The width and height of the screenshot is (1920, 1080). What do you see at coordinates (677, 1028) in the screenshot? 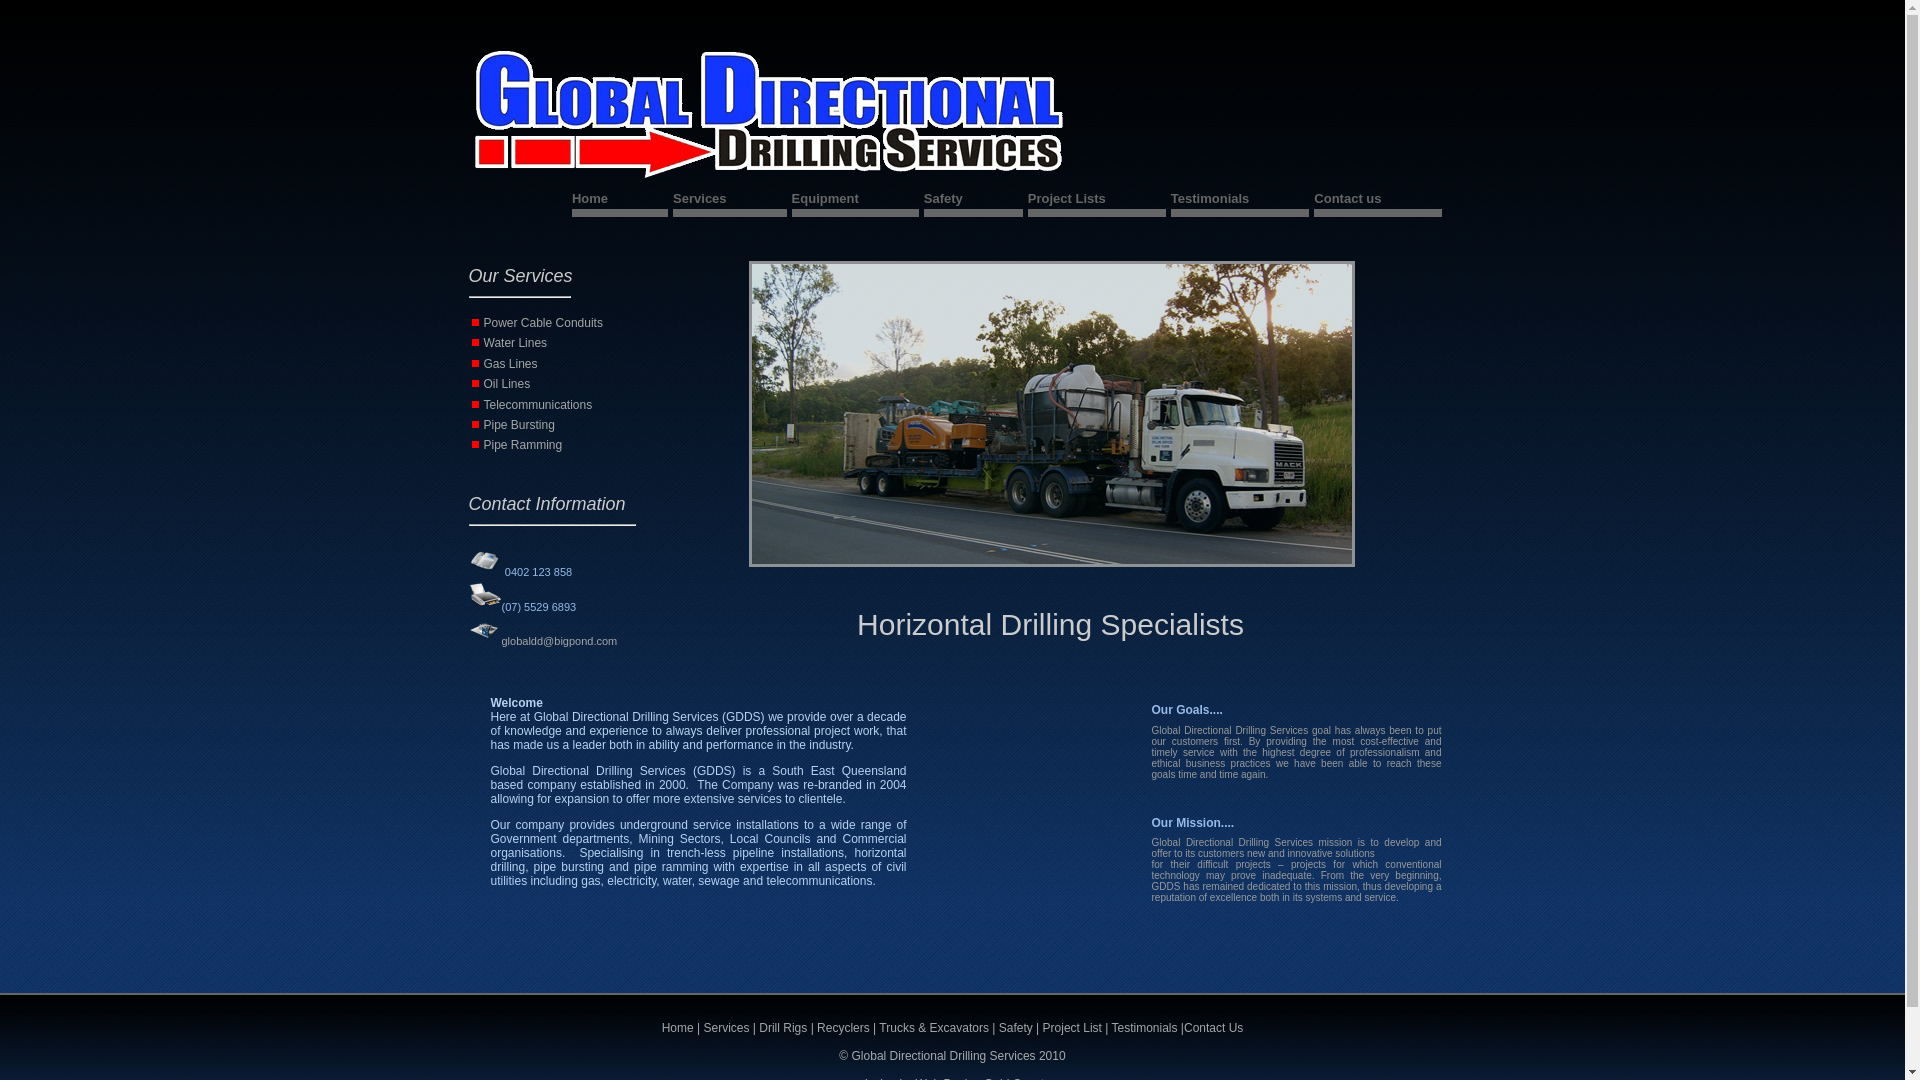
I see `'Home'` at bounding box center [677, 1028].